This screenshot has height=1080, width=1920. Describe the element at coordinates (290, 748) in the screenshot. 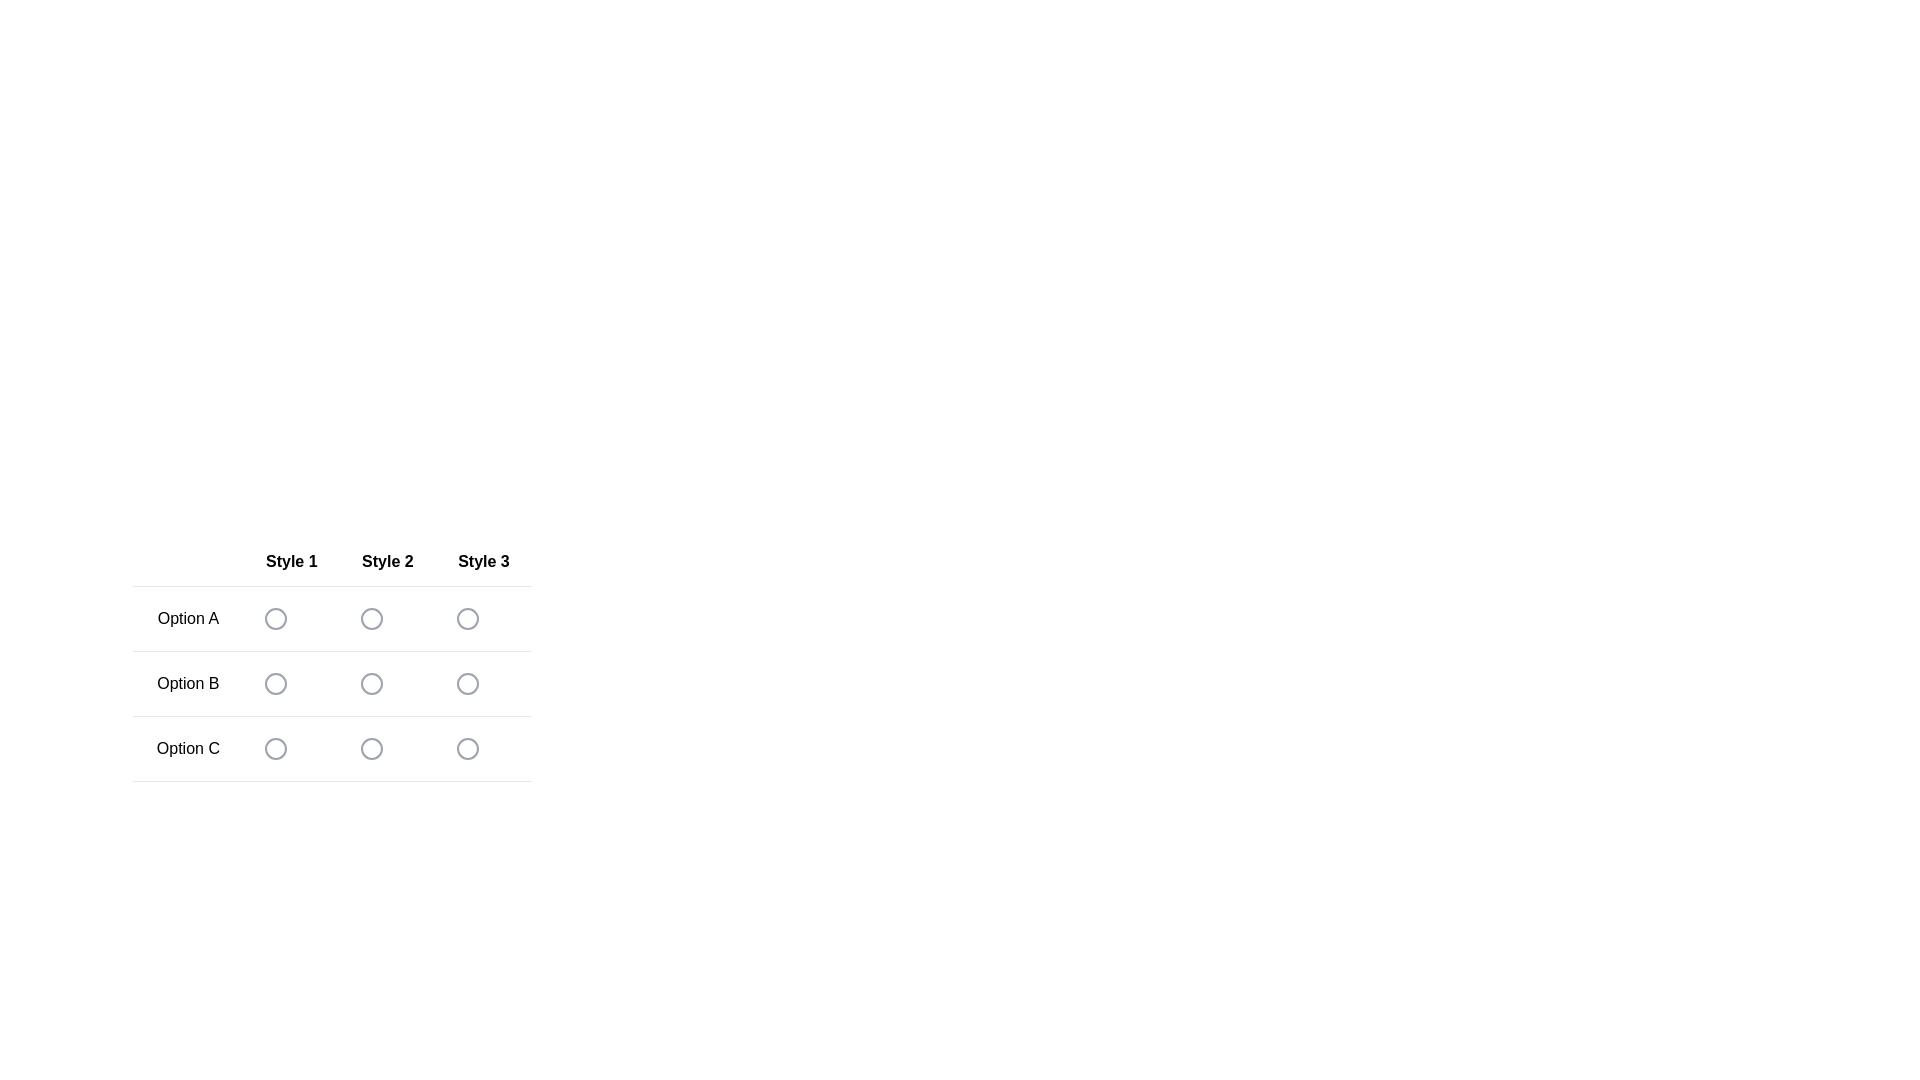

I see `the circular radio button located in the first column of 'Style 1' under 'Option C'` at that location.